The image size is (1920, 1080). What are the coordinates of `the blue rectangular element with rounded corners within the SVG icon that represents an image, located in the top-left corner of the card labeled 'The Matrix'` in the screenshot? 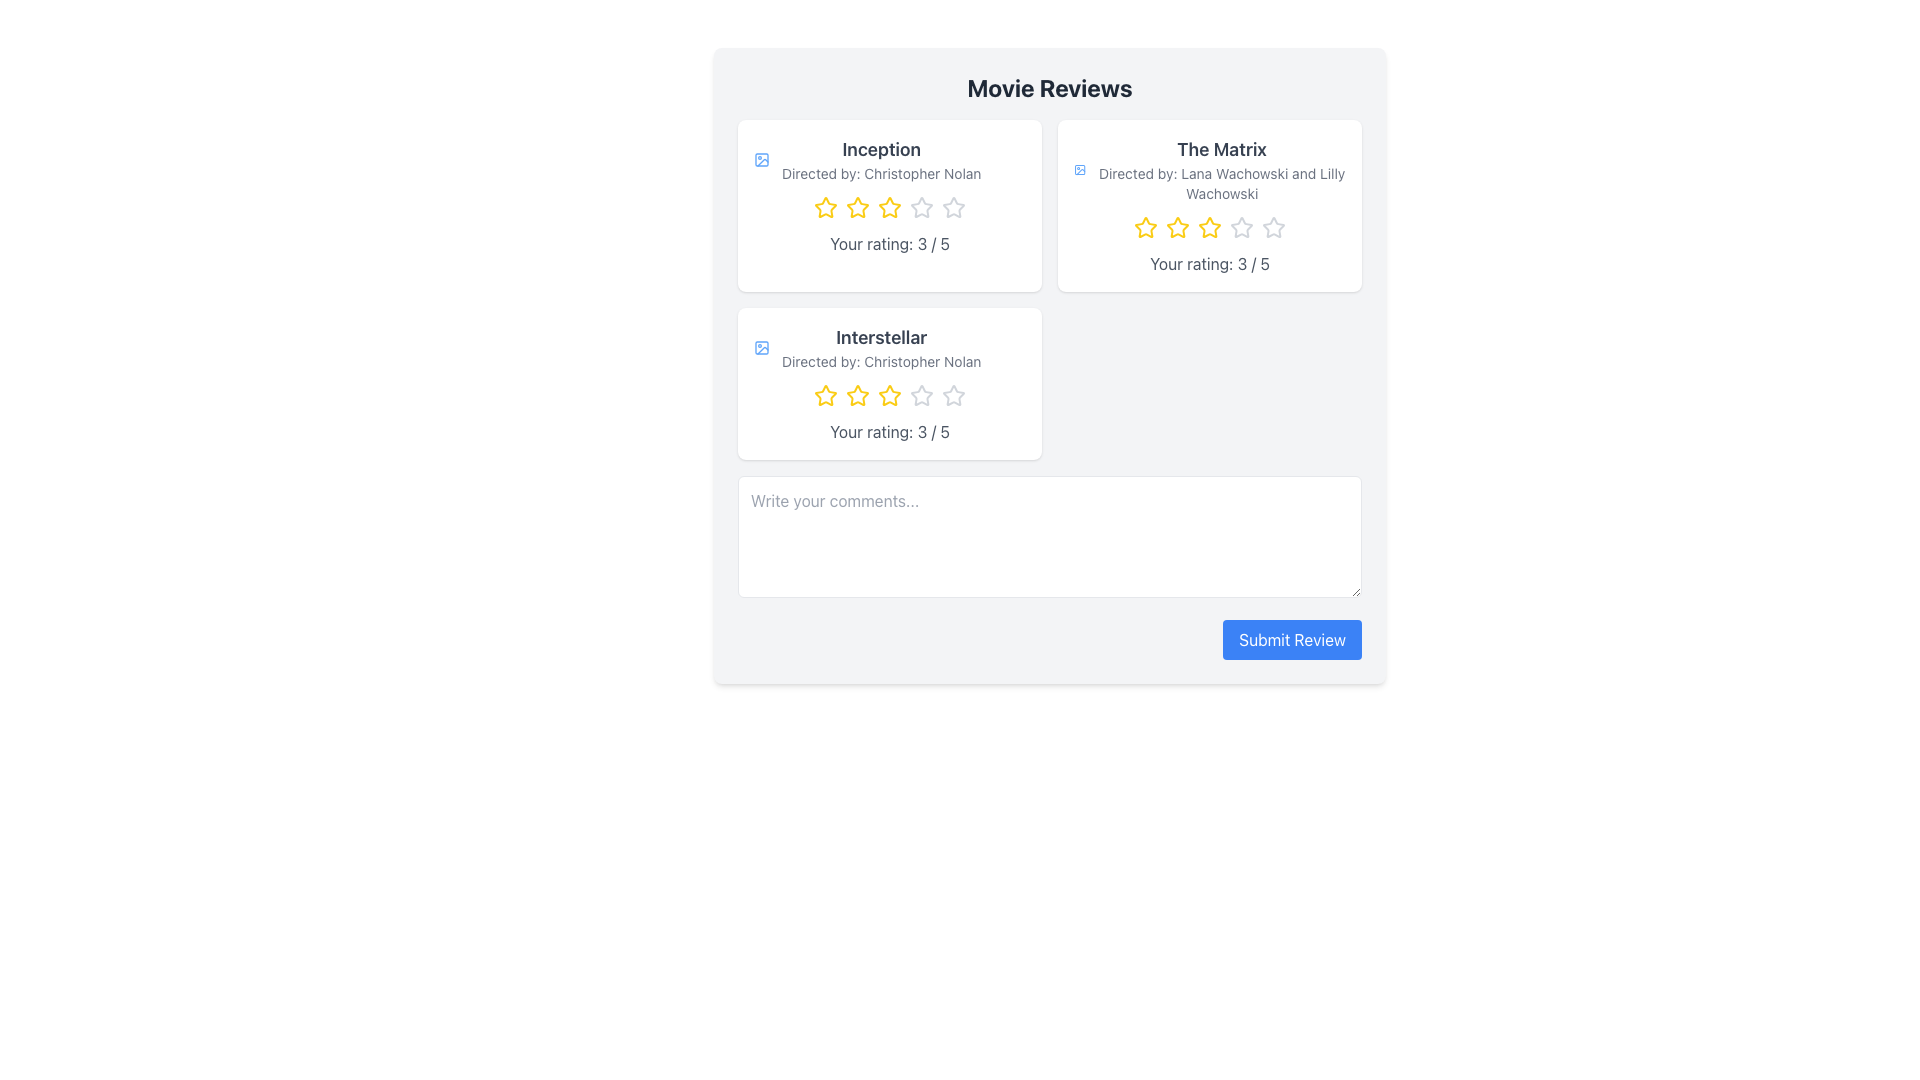 It's located at (1079, 168).